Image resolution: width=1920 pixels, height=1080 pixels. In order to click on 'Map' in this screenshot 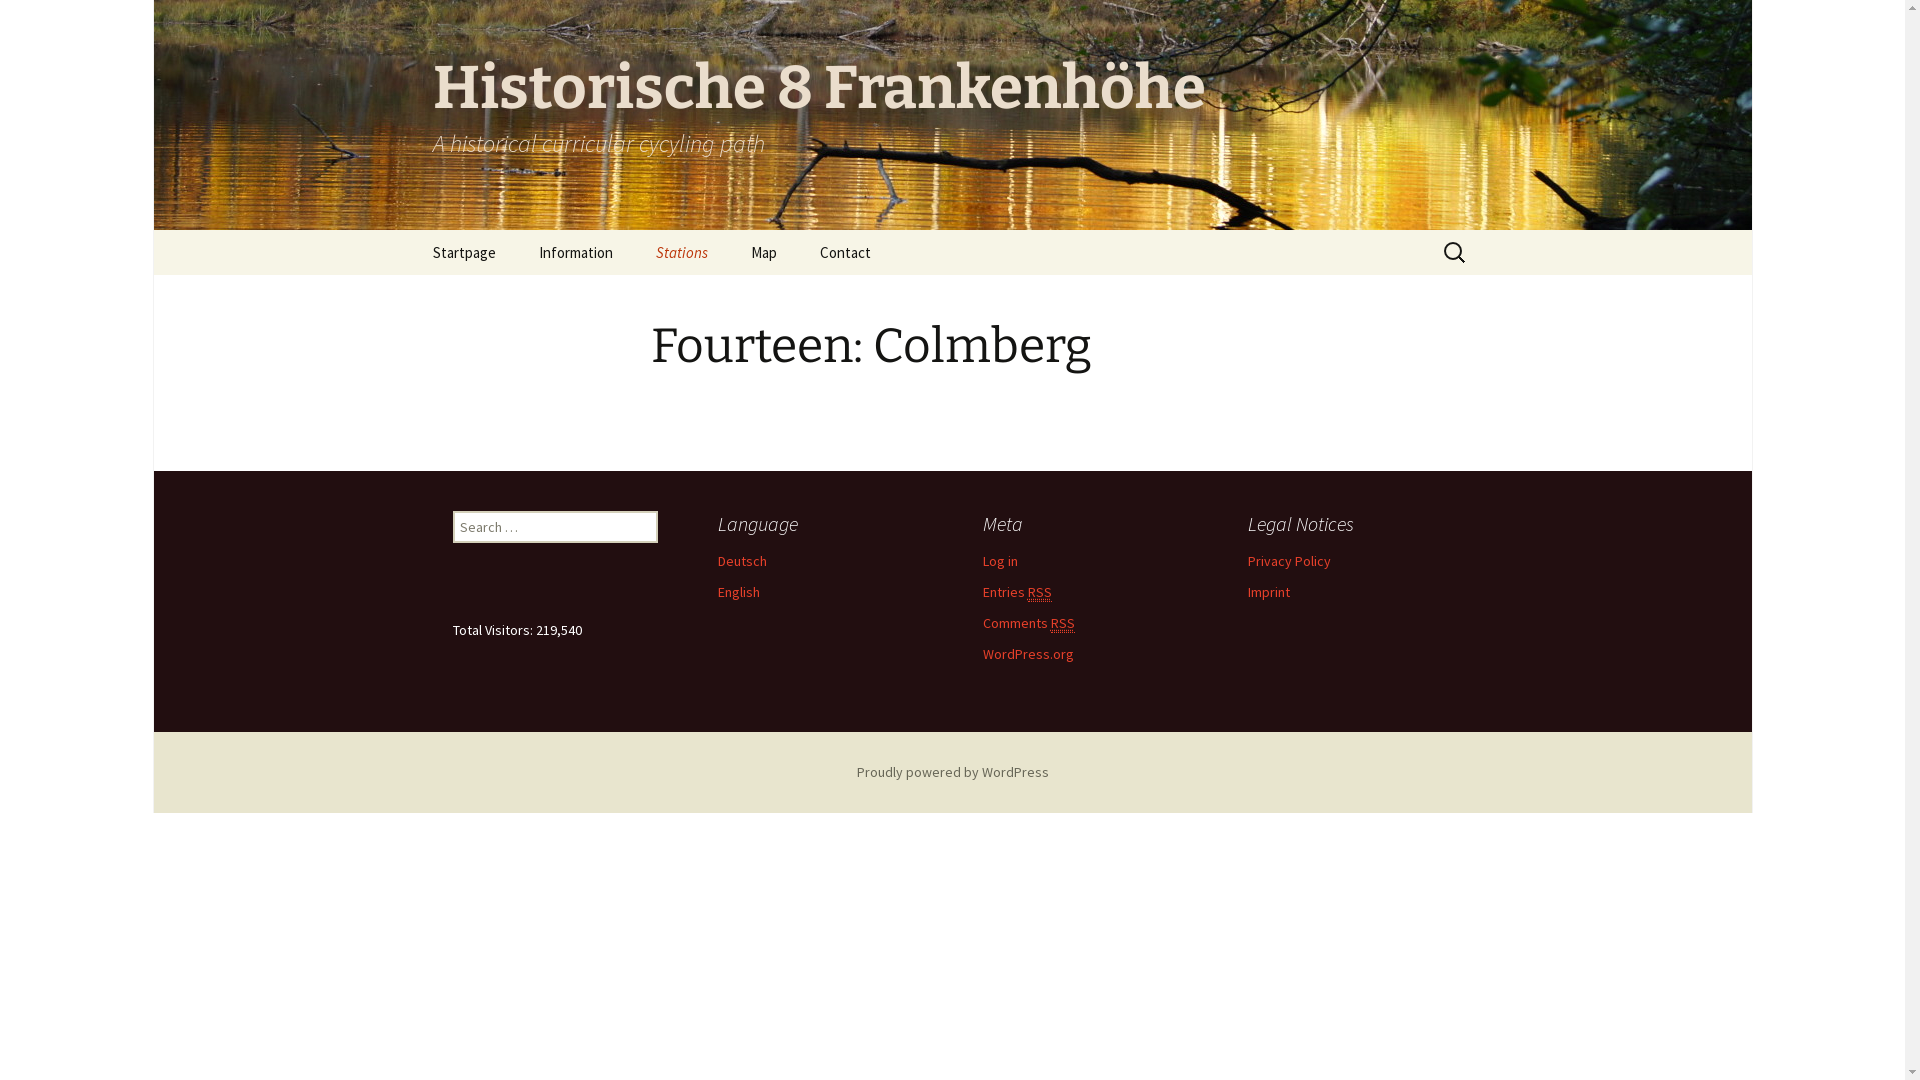, I will do `click(762, 251)`.